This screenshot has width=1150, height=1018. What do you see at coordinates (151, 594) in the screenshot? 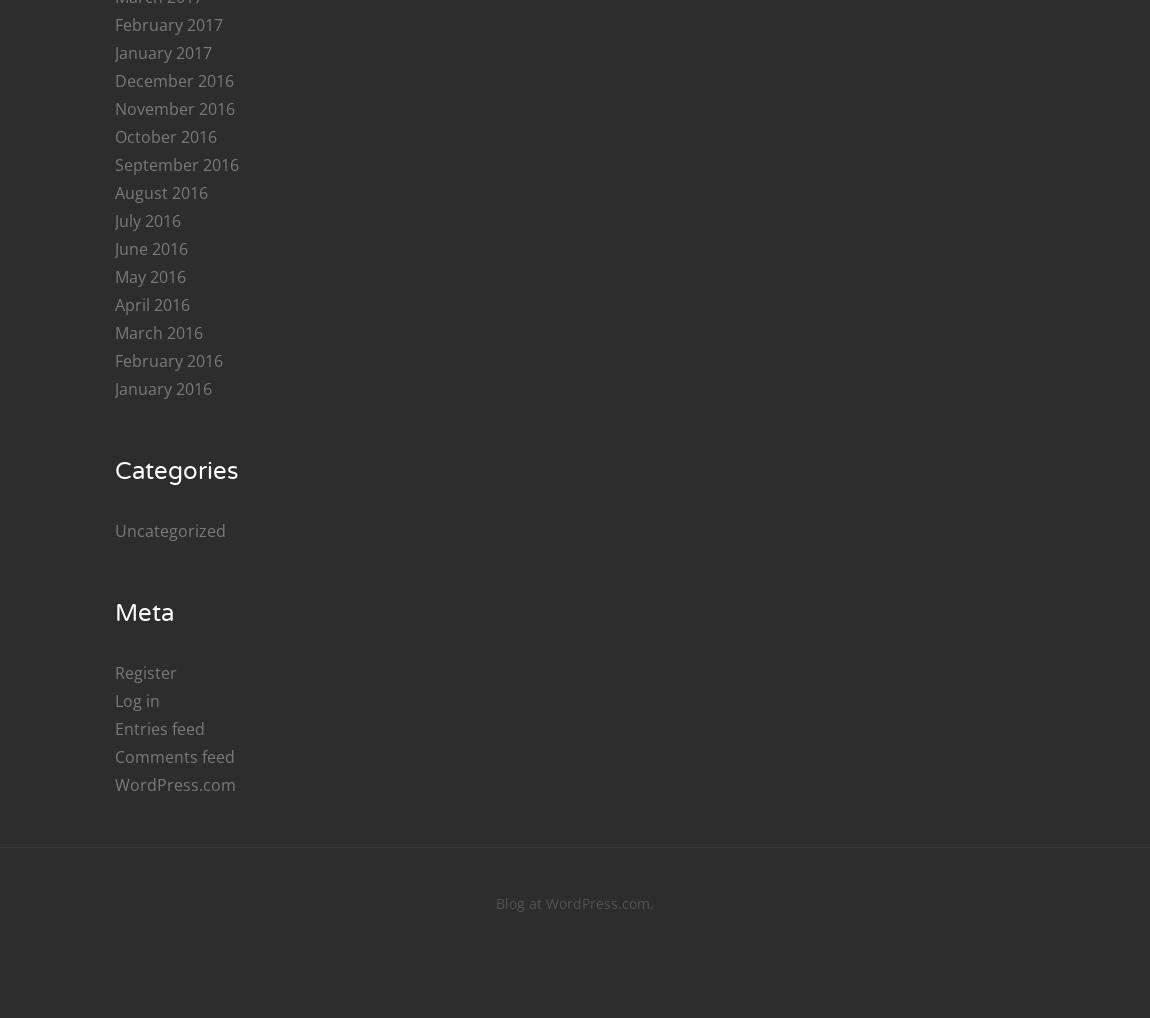
I see `'April 2018'` at bounding box center [151, 594].